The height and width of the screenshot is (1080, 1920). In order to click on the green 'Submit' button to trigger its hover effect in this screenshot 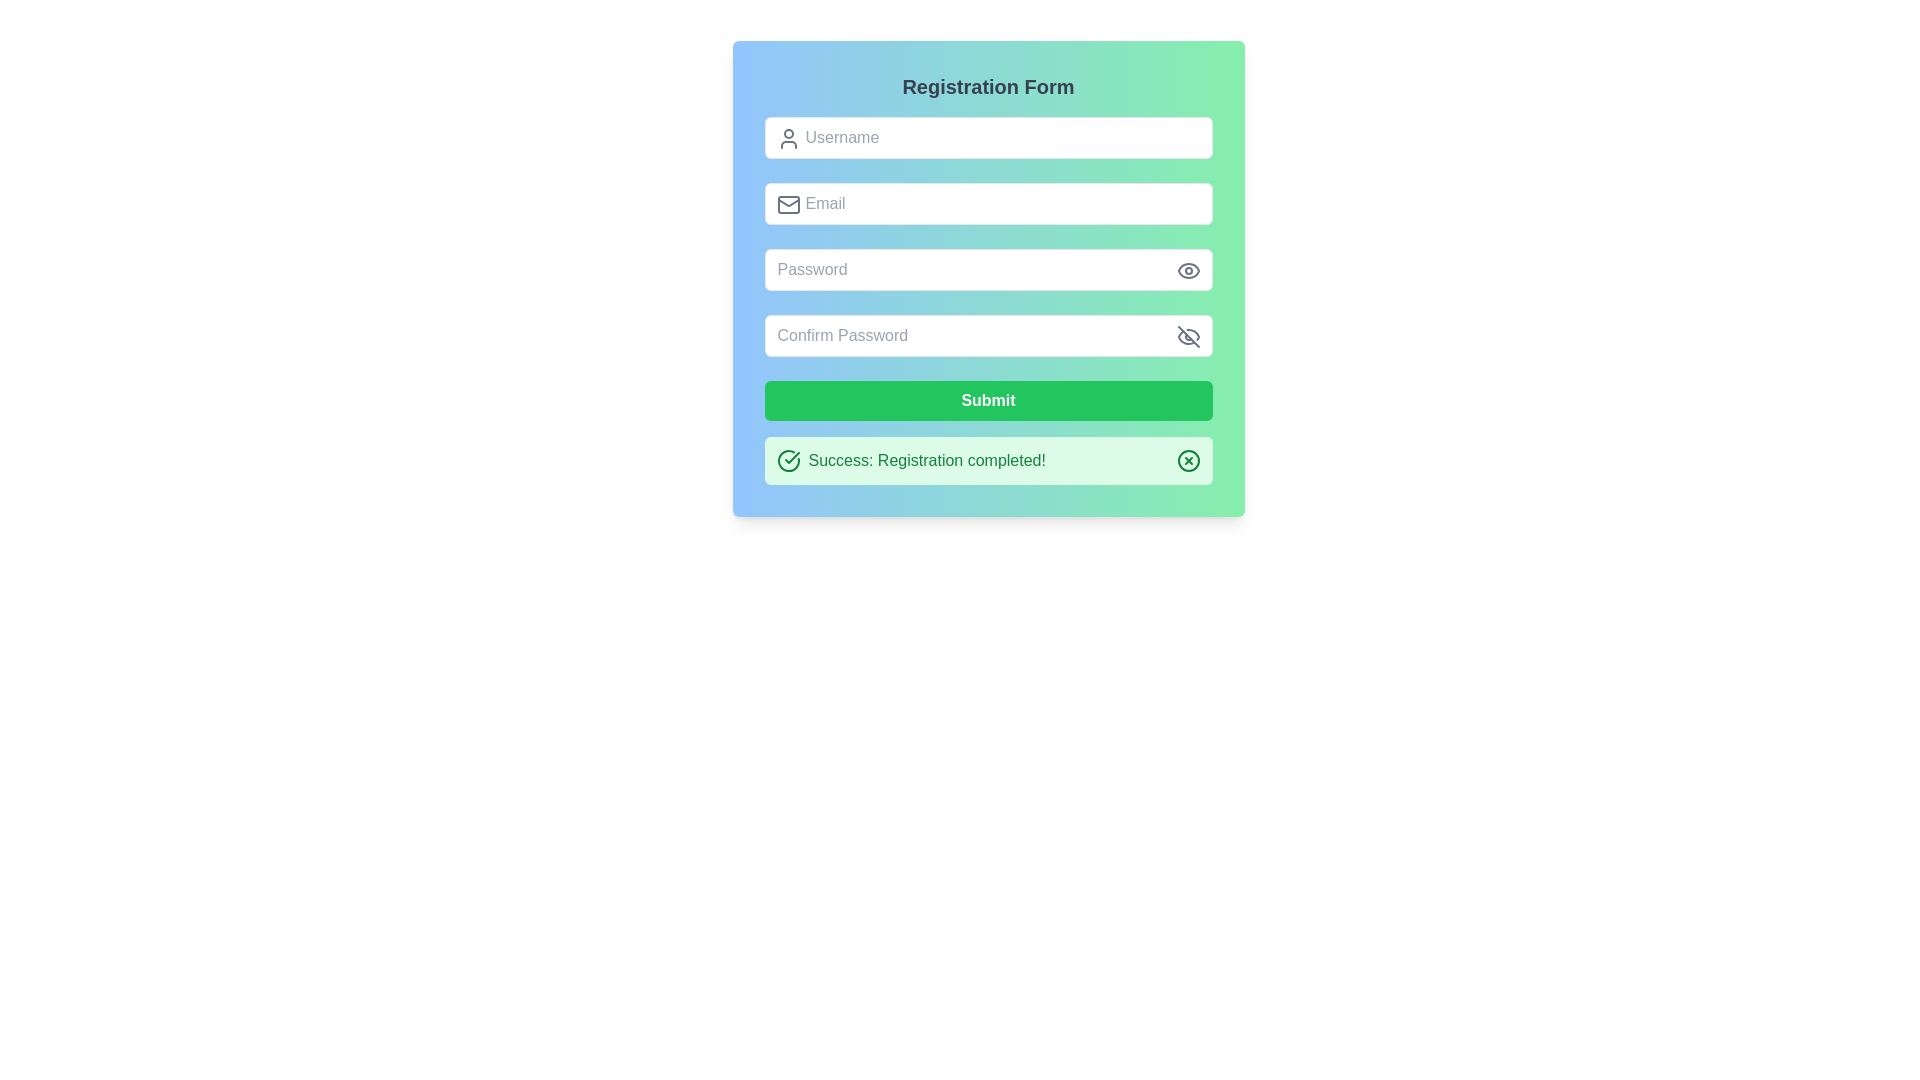, I will do `click(988, 401)`.